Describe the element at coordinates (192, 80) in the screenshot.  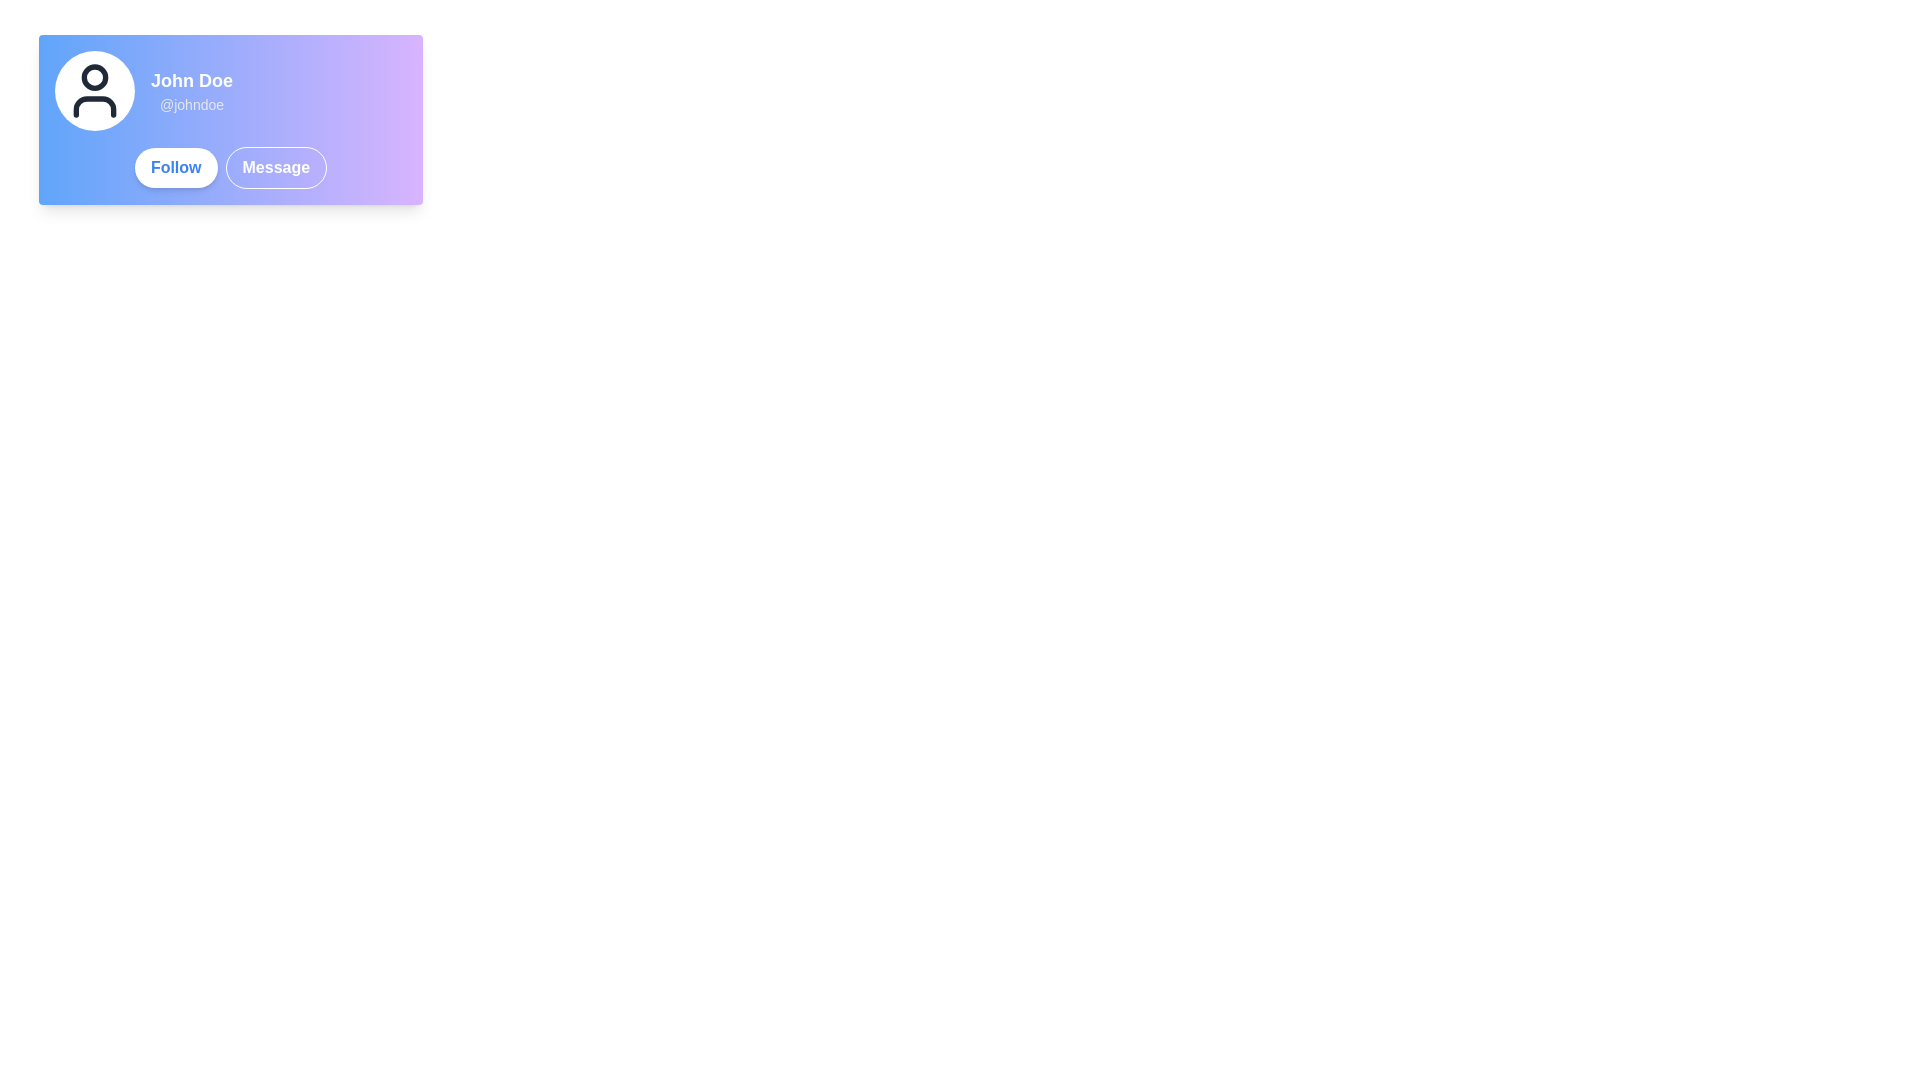
I see `the static text label displaying the user's account name, positioned above the '@johndoe' username text and to the right of the profile icon` at that location.